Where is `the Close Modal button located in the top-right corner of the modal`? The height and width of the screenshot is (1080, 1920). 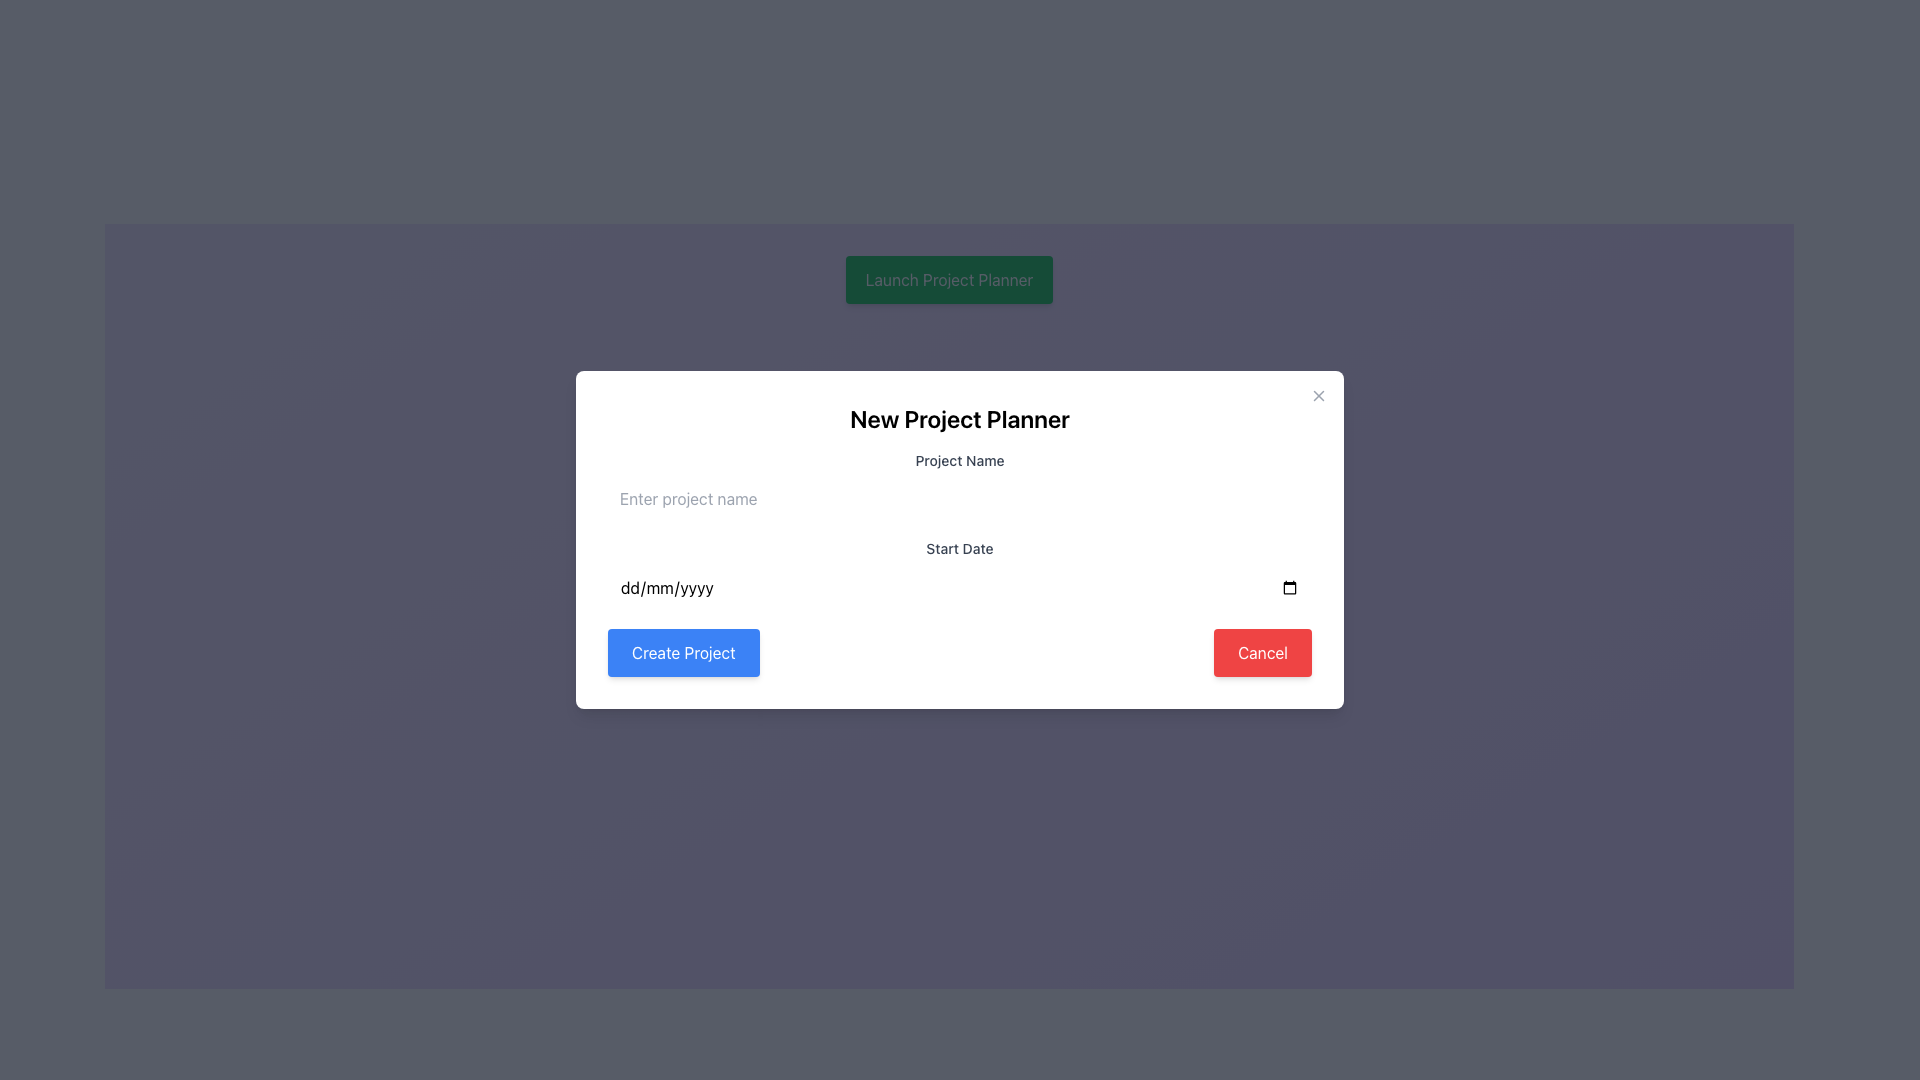 the Close Modal button located in the top-right corner of the modal is located at coordinates (1319, 396).